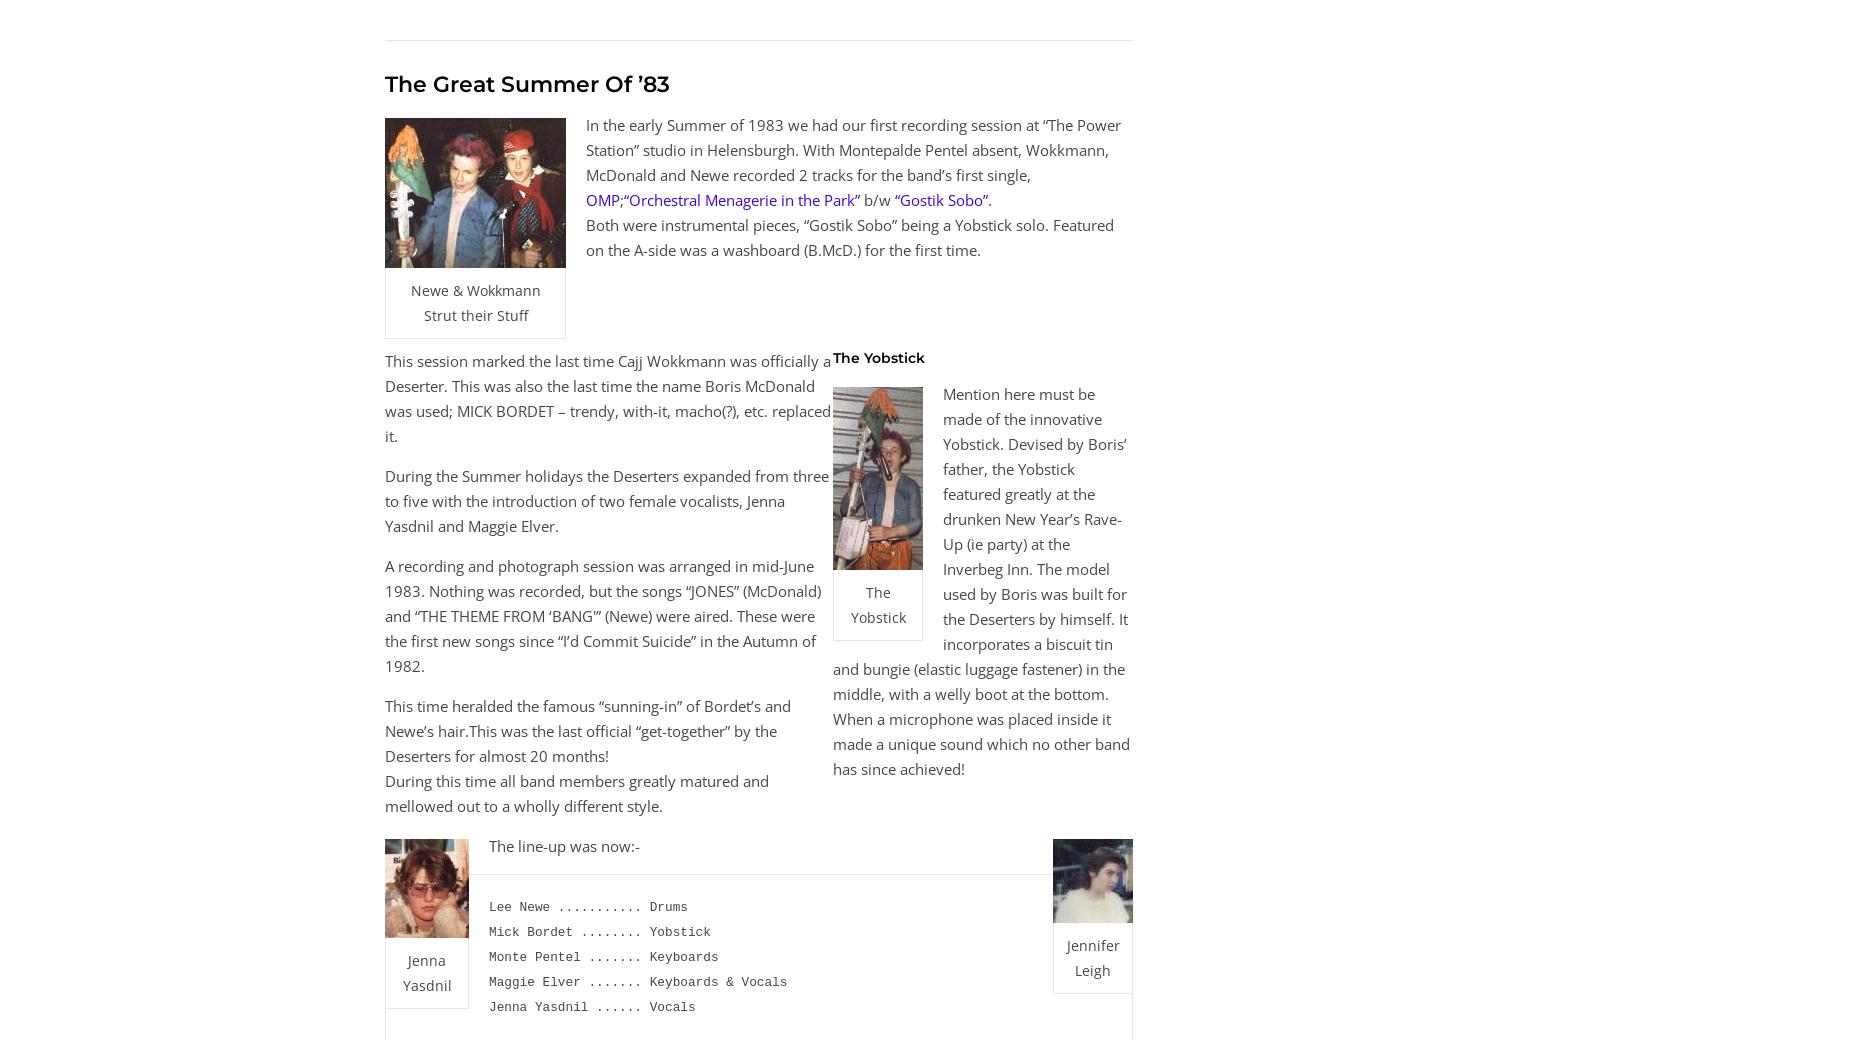 This screenshot has height=1040, width=1850. What do you see at coordinates (742, 198) in the screenshot?
I see `'“Orchestral Menagerie in the Park”'` at bounding box center [742, 198].